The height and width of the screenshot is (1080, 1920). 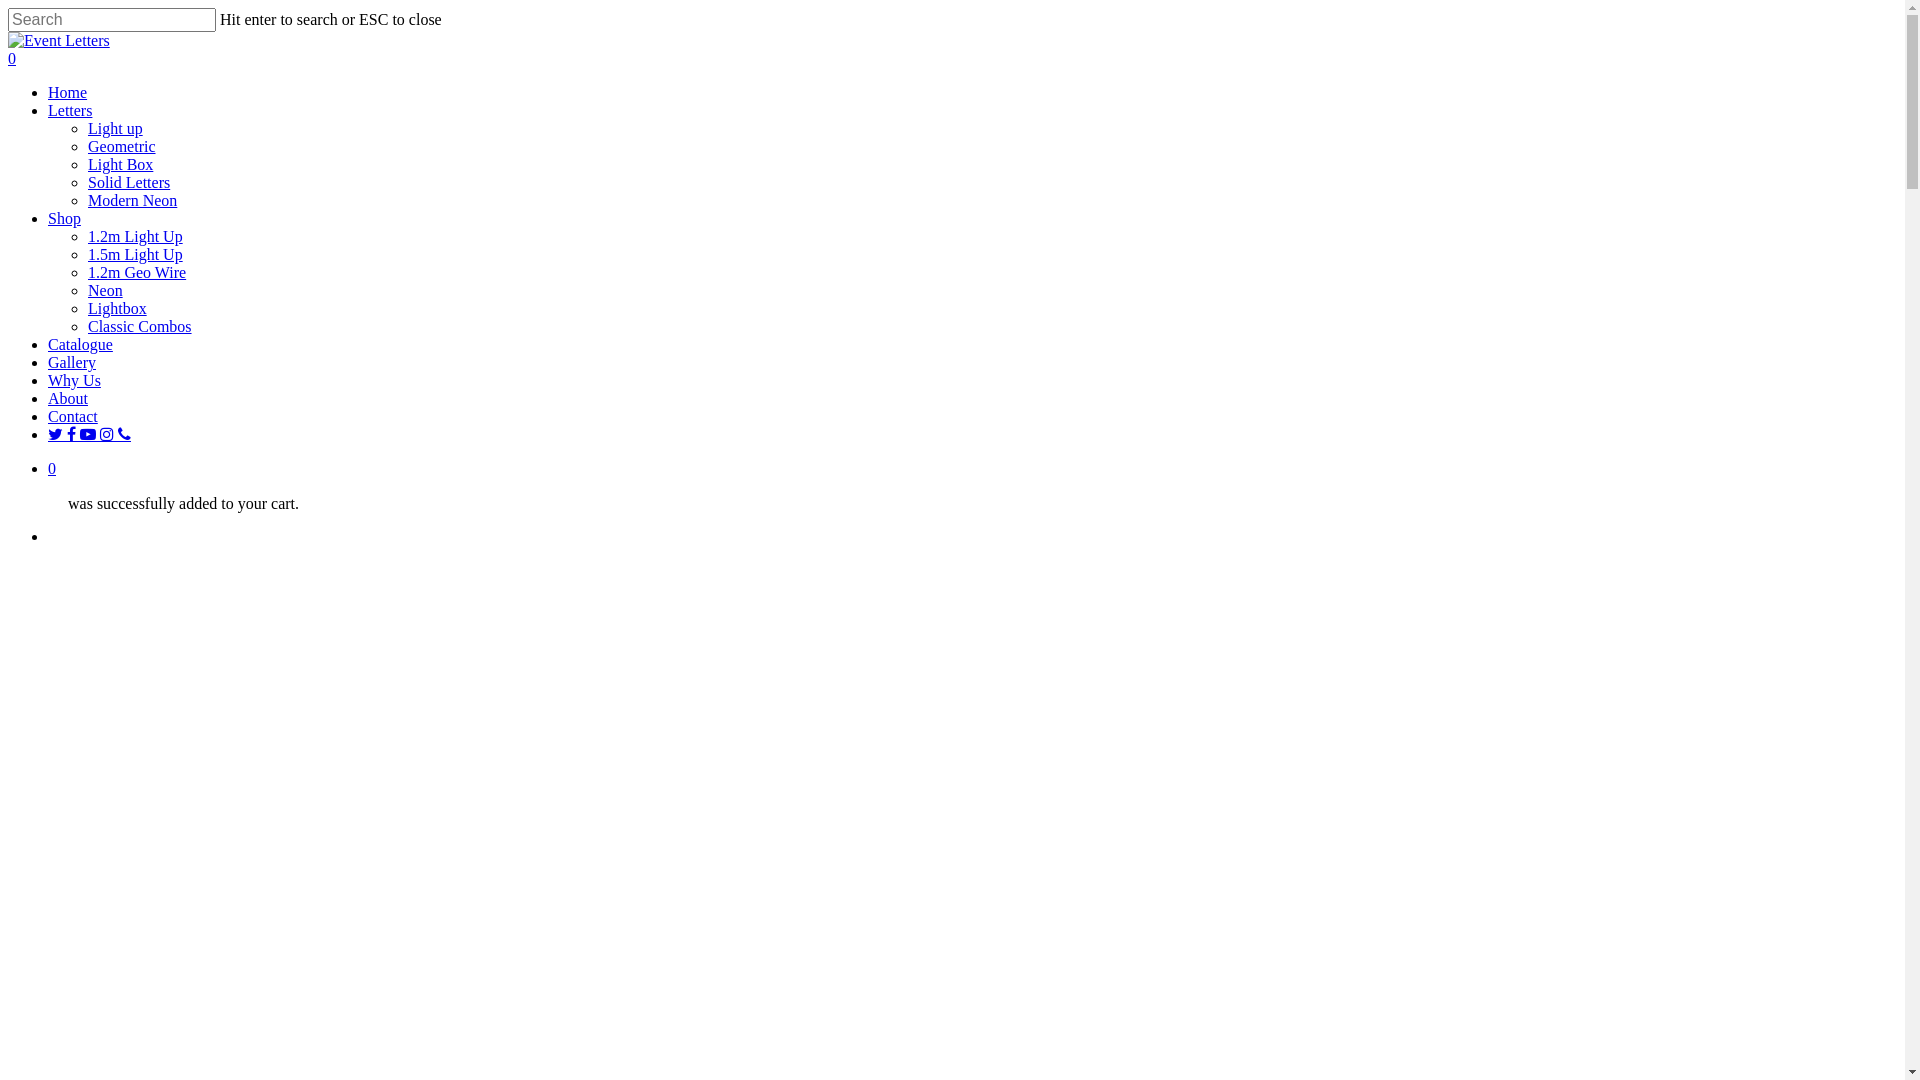 I want to click on 'Solid Letters', so click(x=128, y=182).